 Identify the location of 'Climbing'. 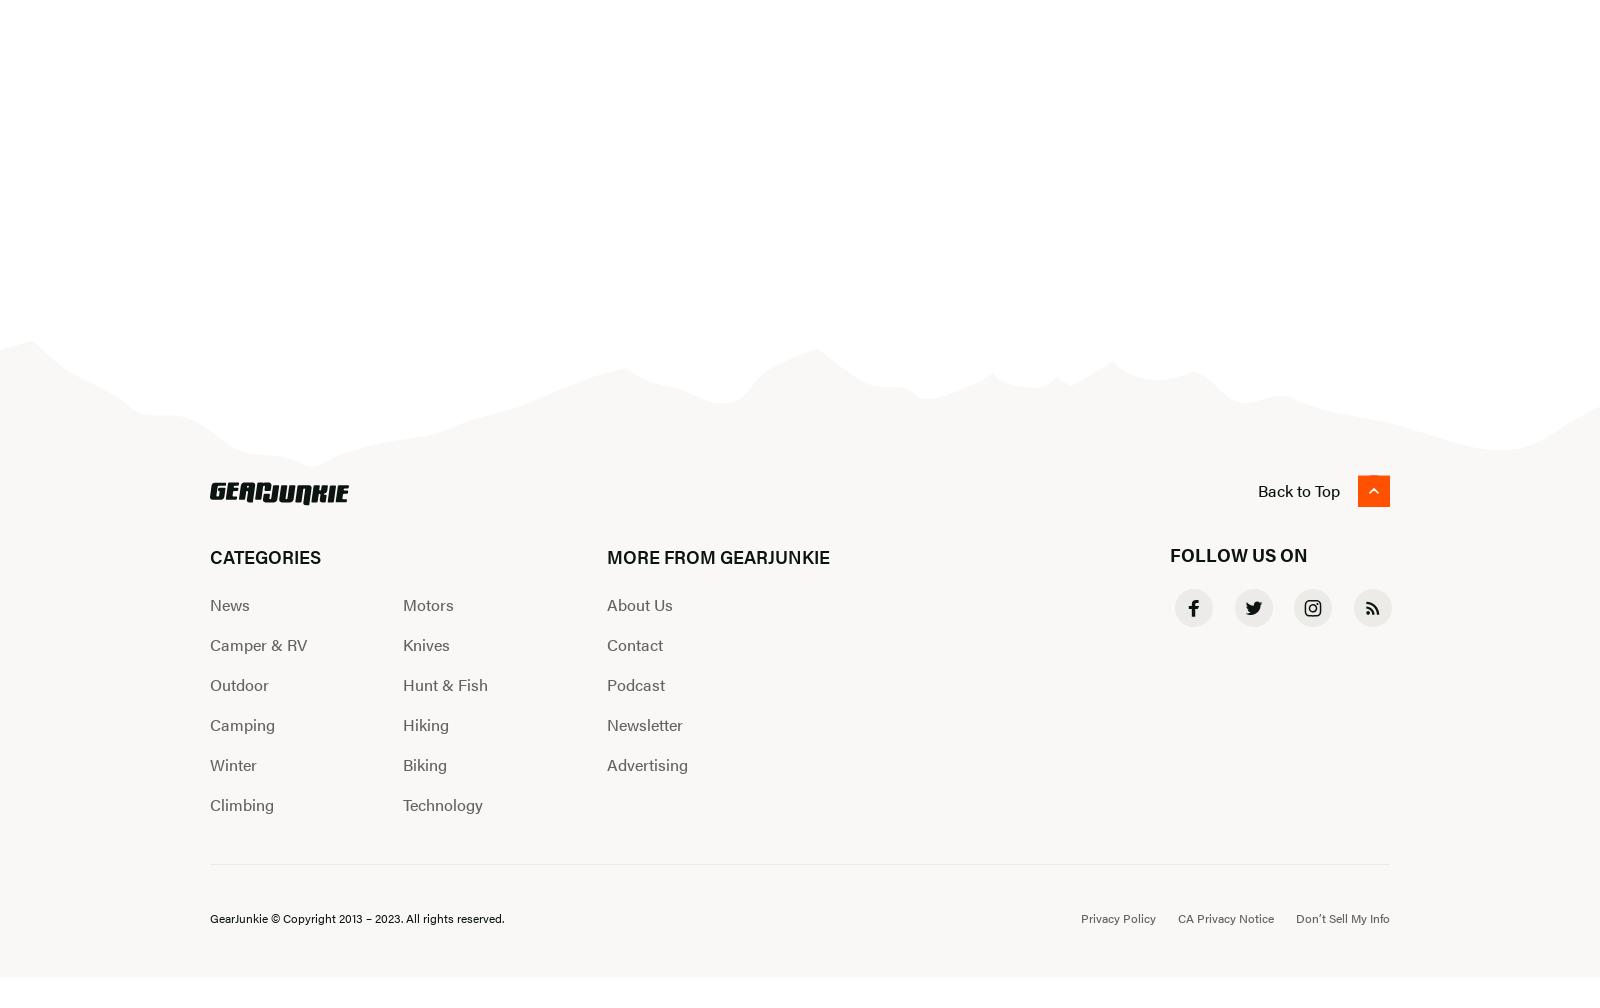
(241, 803).